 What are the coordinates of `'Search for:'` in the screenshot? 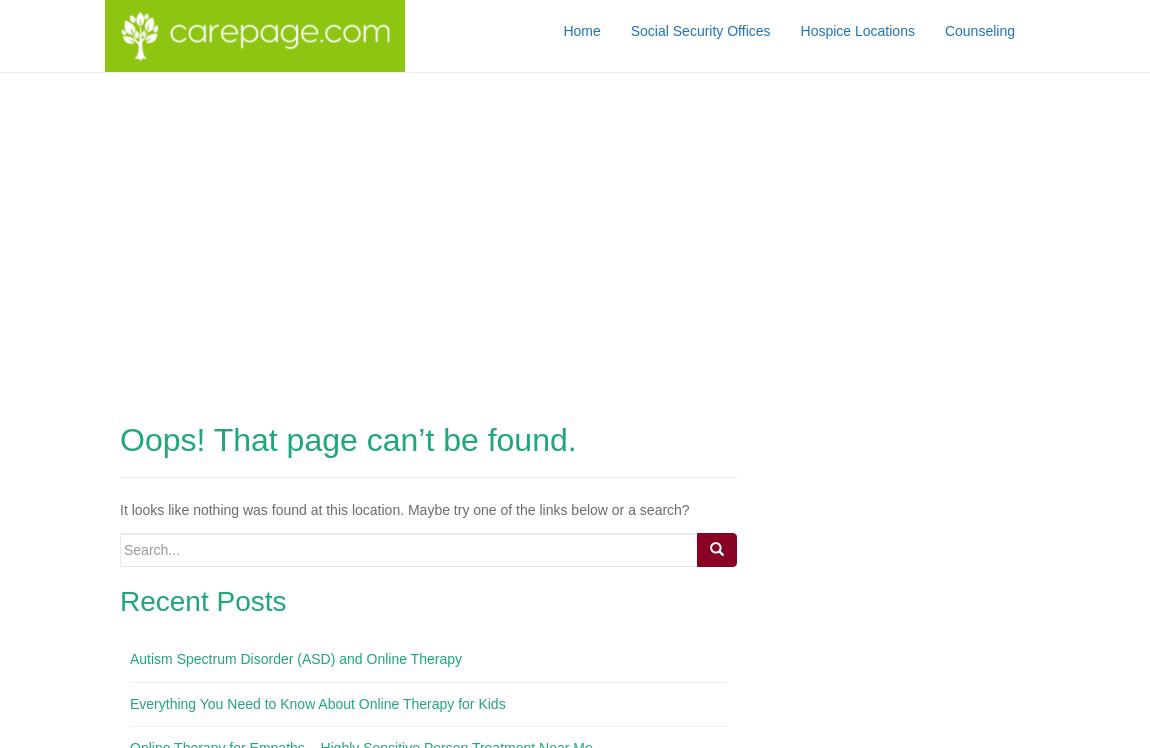 It's located at (152, 541).